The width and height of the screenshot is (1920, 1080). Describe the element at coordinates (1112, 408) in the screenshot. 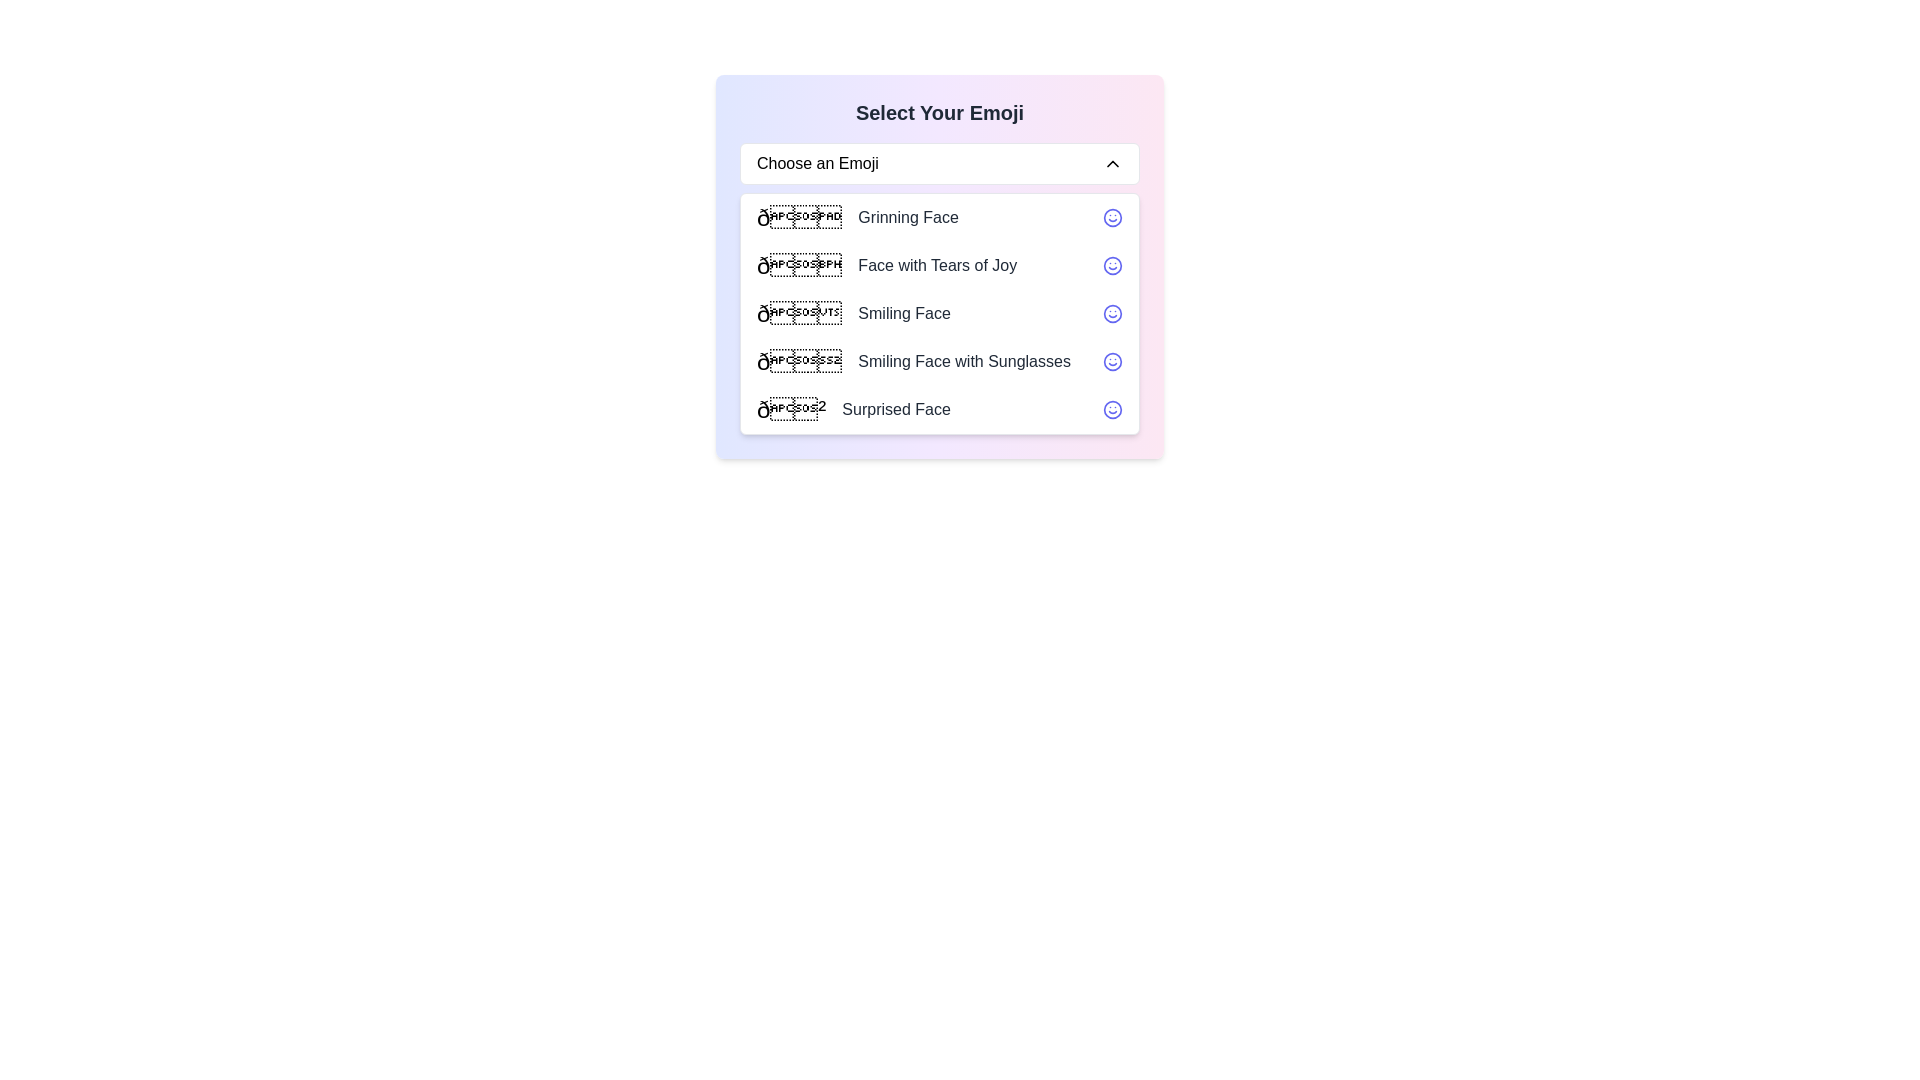

I see `the SVG circle element with a blue border and white interior, located in the 'Choose an Emoji' dropdown under 'Surprised Face'` at that location.